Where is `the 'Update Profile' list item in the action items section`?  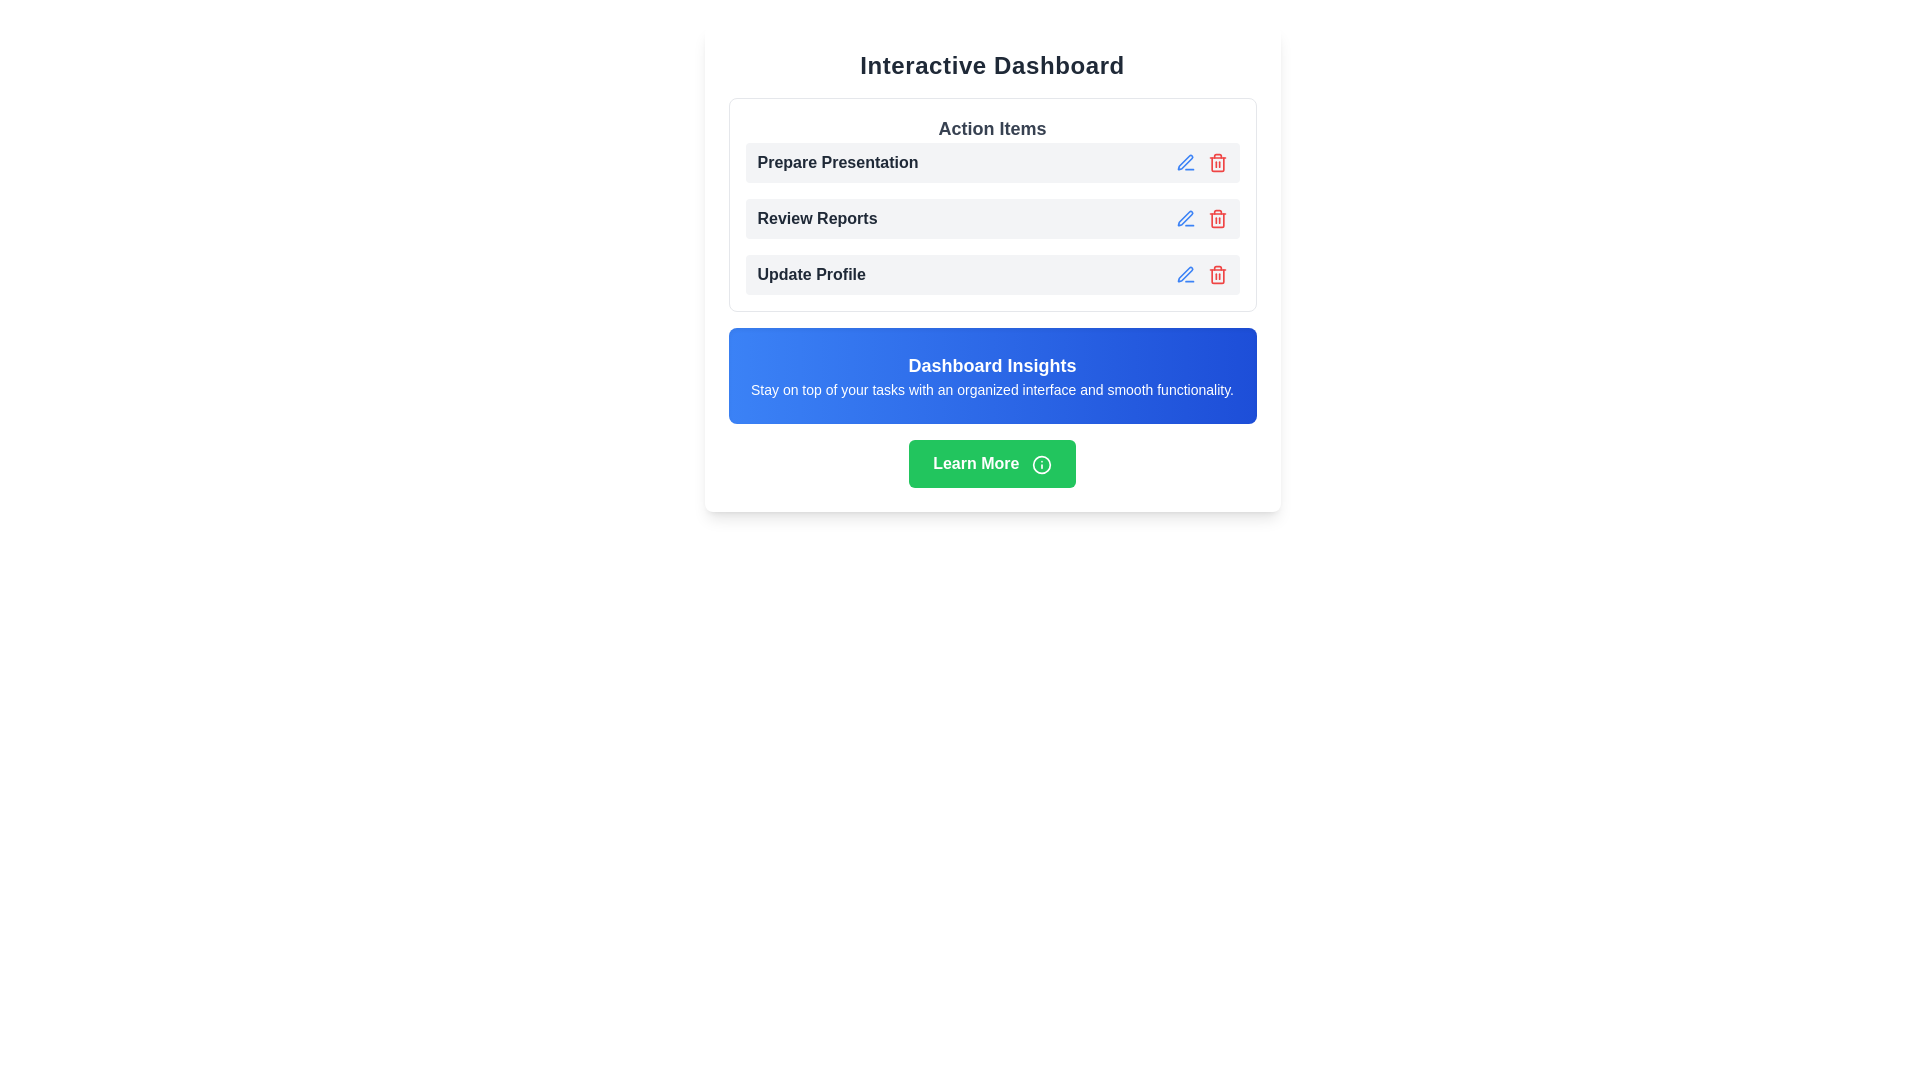 the 'Update Profile' list item in the action items section is located at coordinates (992, 274).